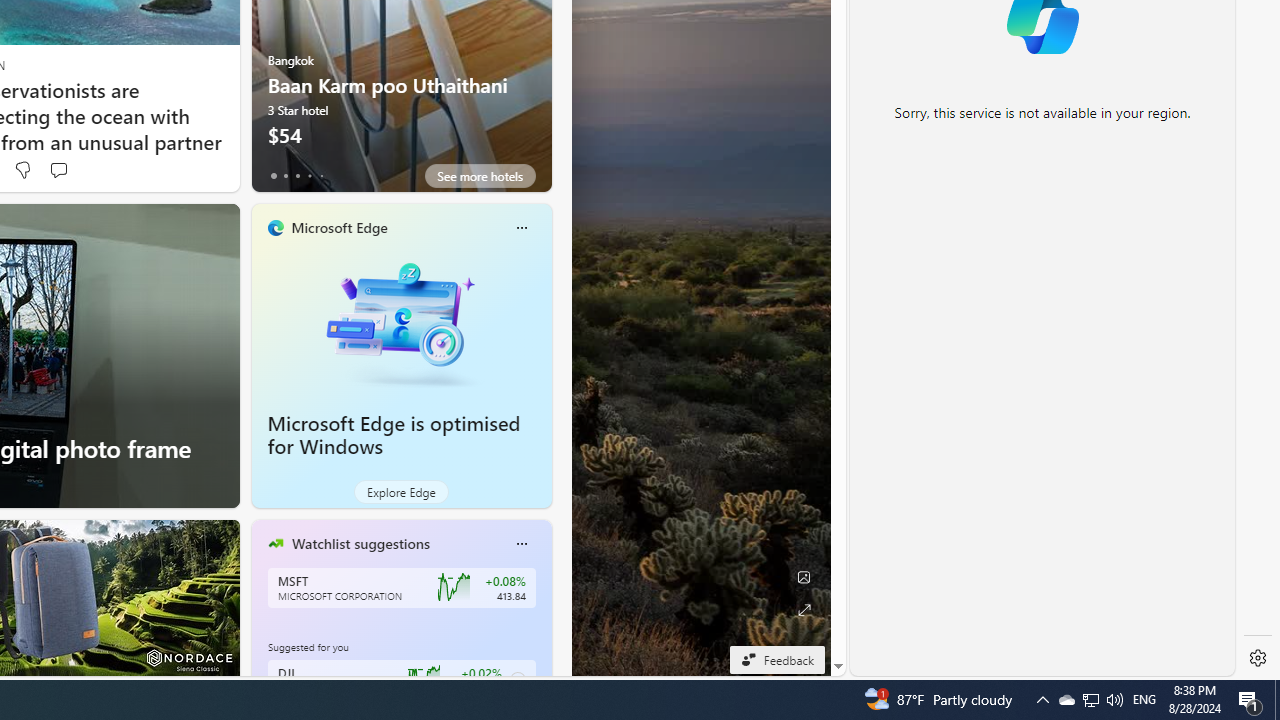 Image resolution: width=1280 pixels, height=720 pixels. What do you see at coordinates (272, 175) in the screenshot?
I see `'tab-0'` at bounding box center [272, 175].